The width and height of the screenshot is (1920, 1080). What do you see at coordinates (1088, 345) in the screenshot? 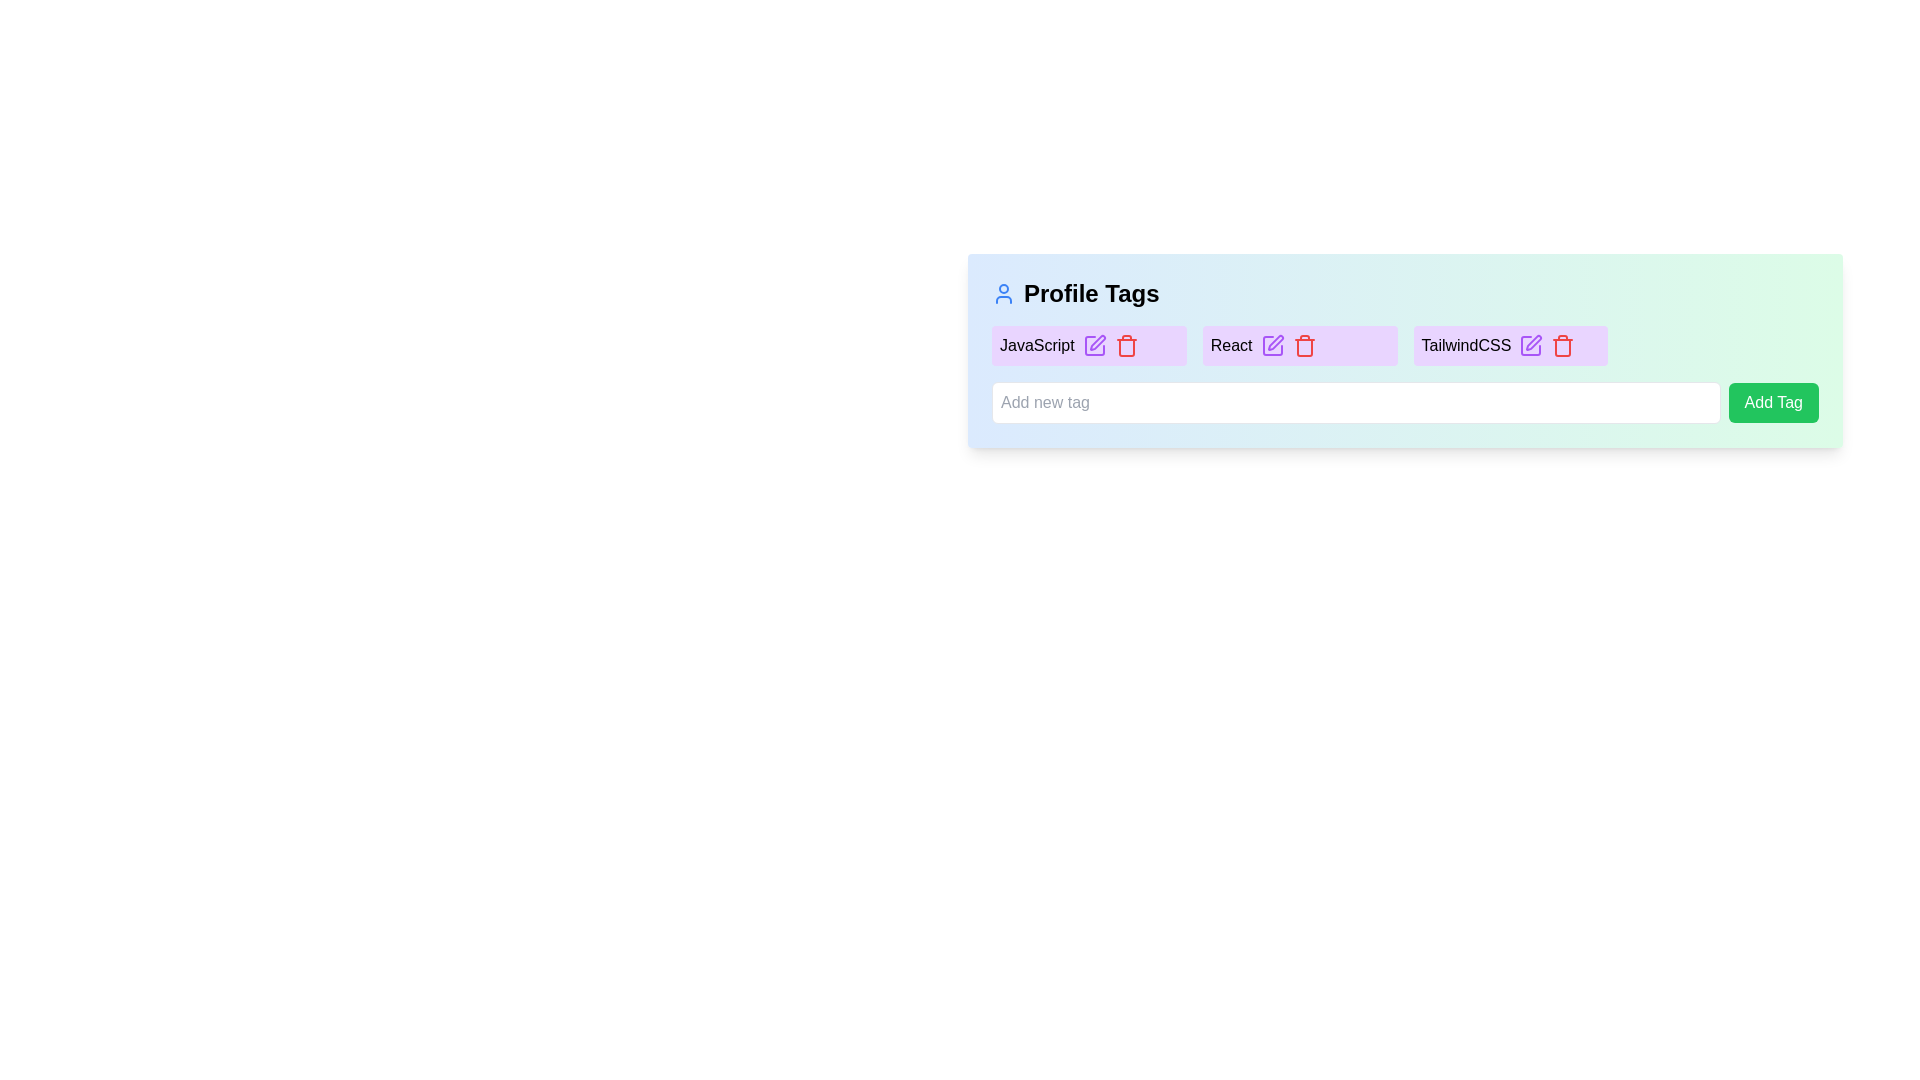
I see `the edit icon on the 'JavaScript' tag badge, which is a rectangular badge with a light purple background and contains the text 'JavaScript' aligned to the left side, with an edit icon (purple) on the right end` at bounding box center [1088, 345].